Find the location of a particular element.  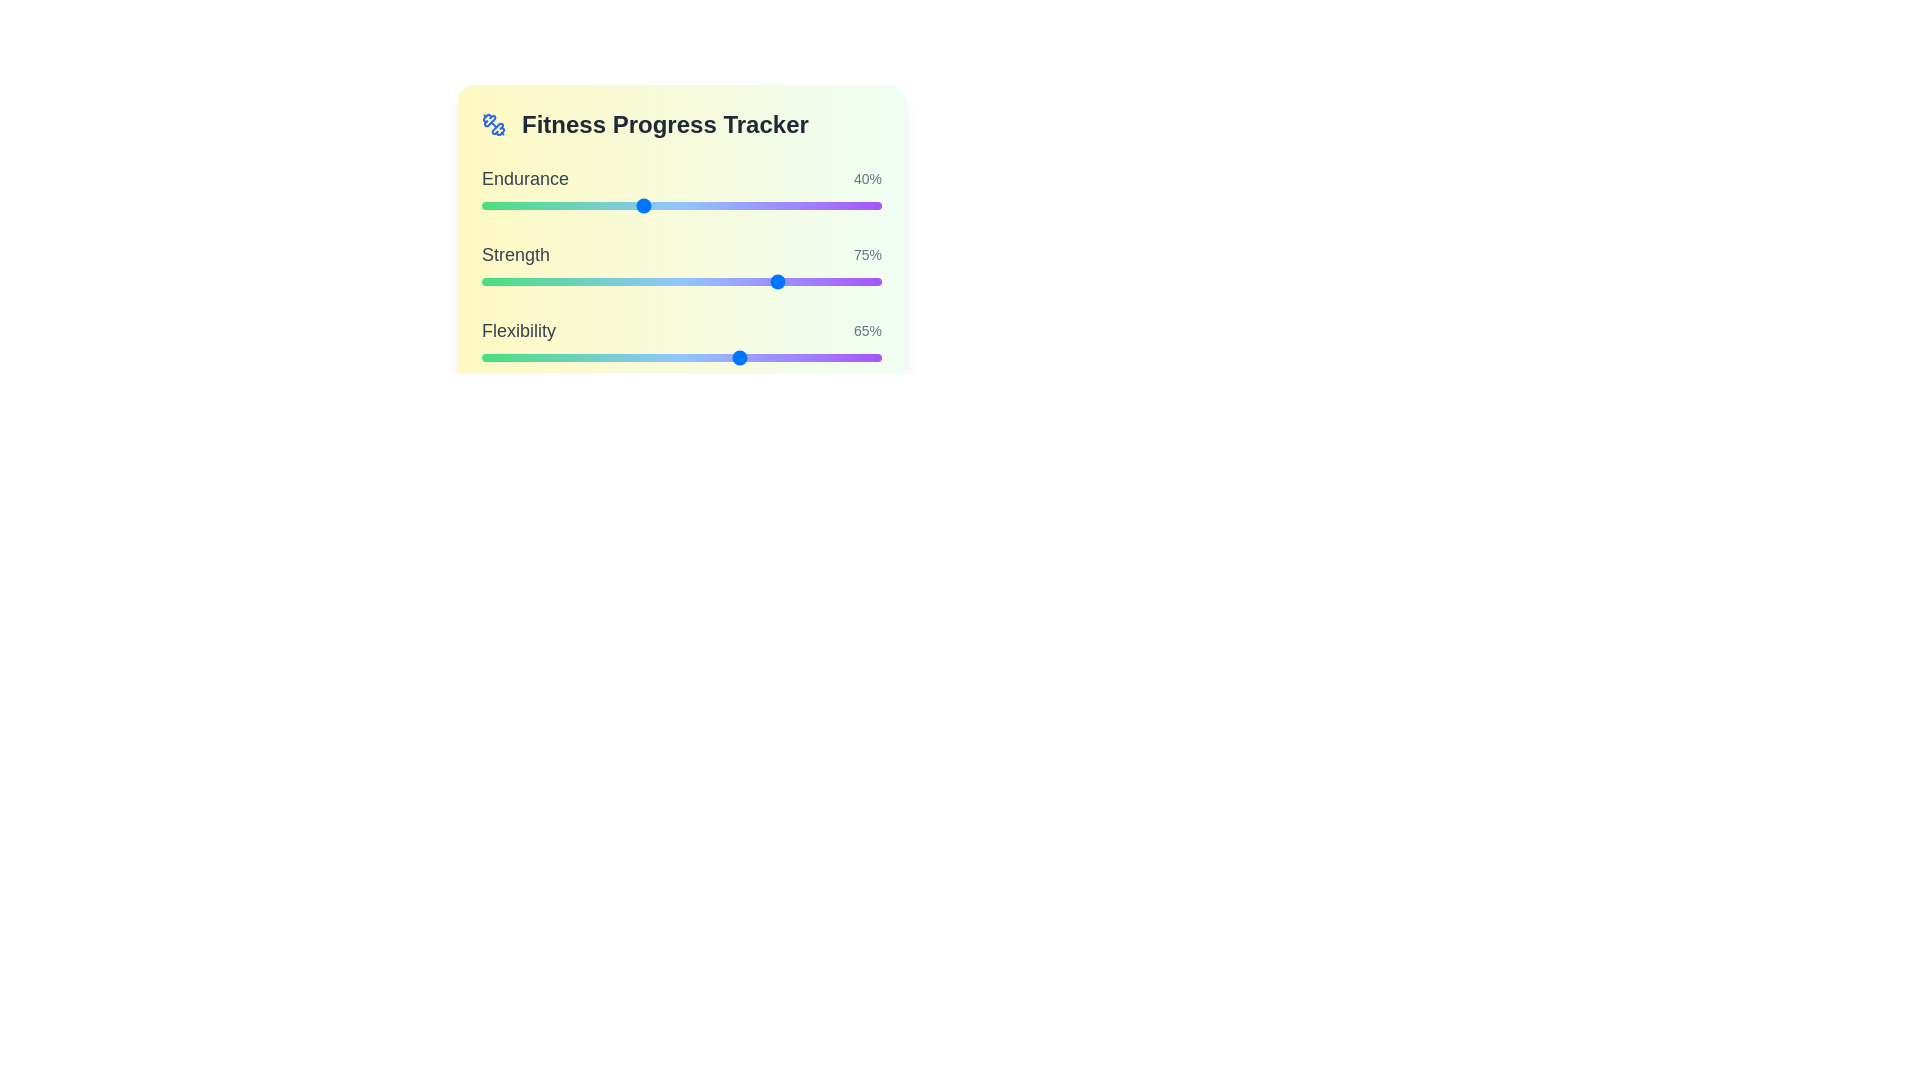

the Fitness Progress Tracker icon is located at coordinates (494, 124).